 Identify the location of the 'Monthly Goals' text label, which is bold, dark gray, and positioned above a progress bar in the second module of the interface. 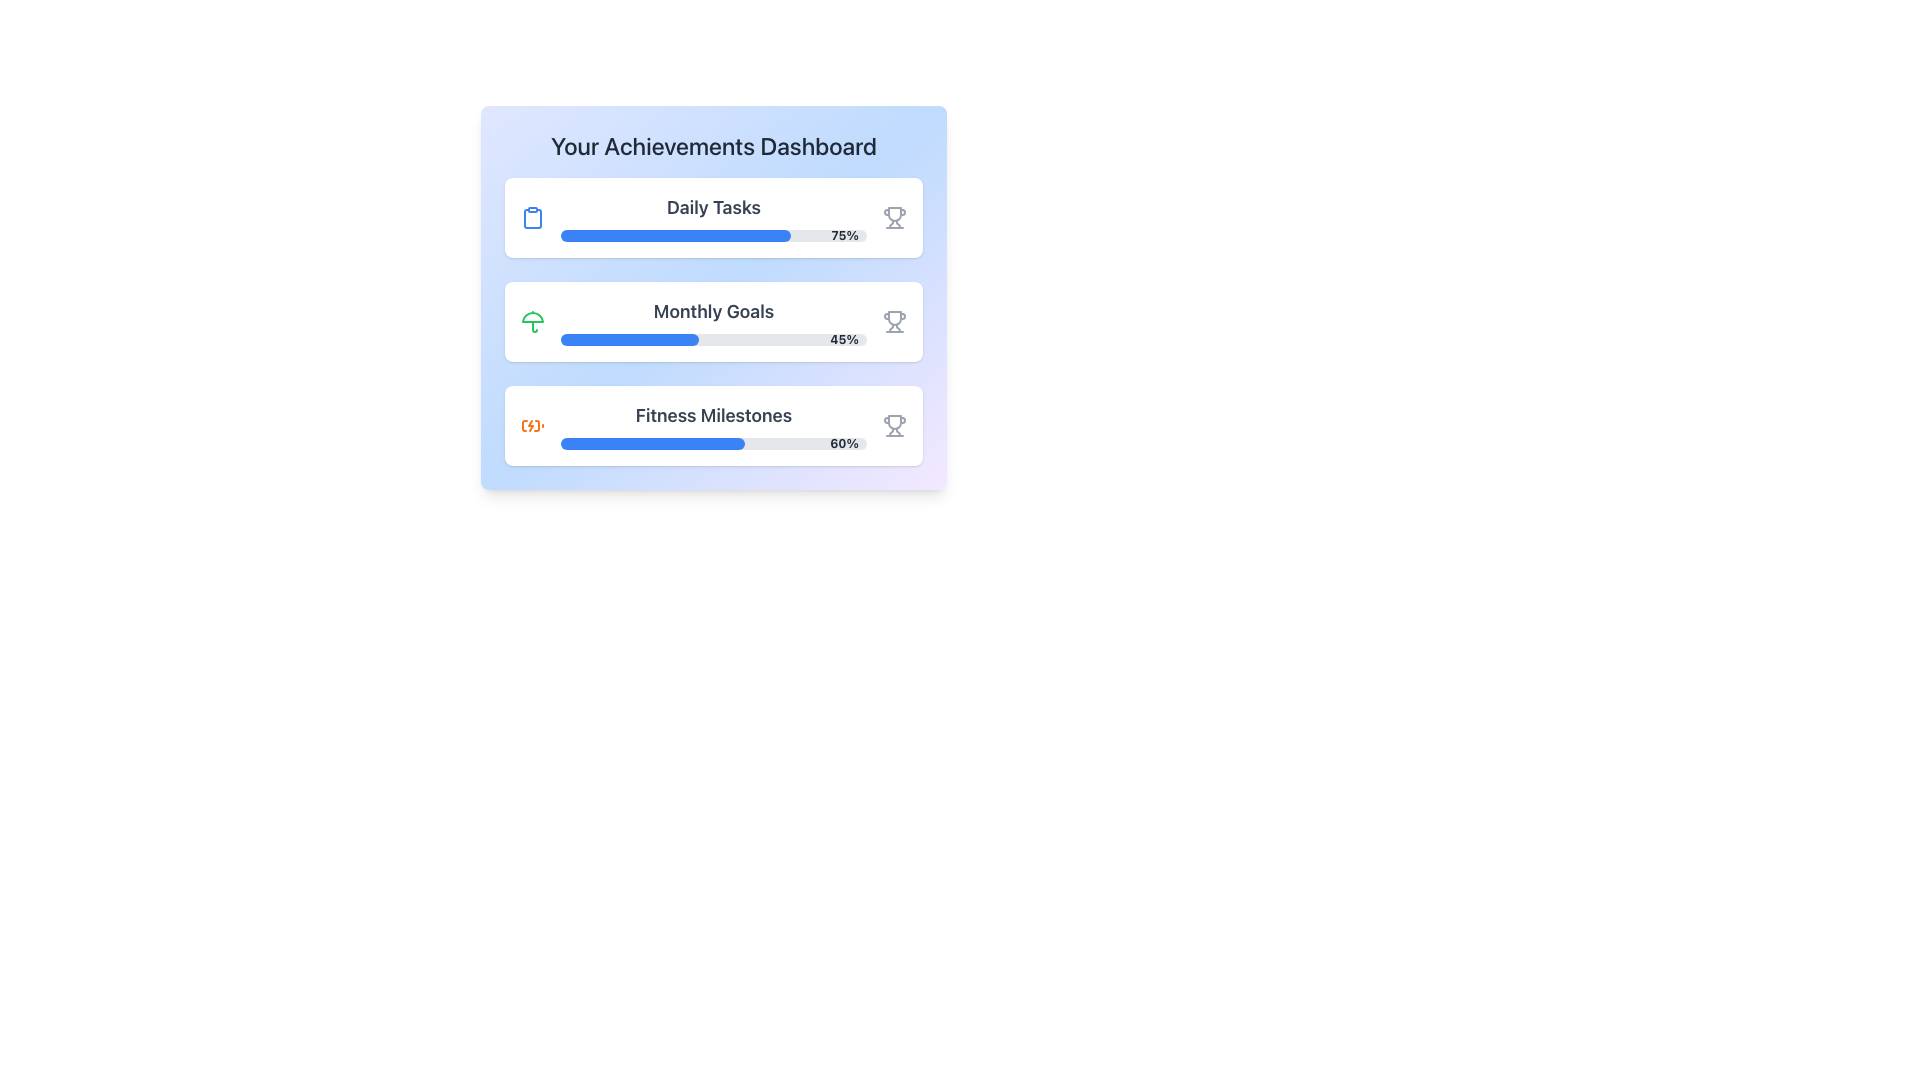
(714, 312).